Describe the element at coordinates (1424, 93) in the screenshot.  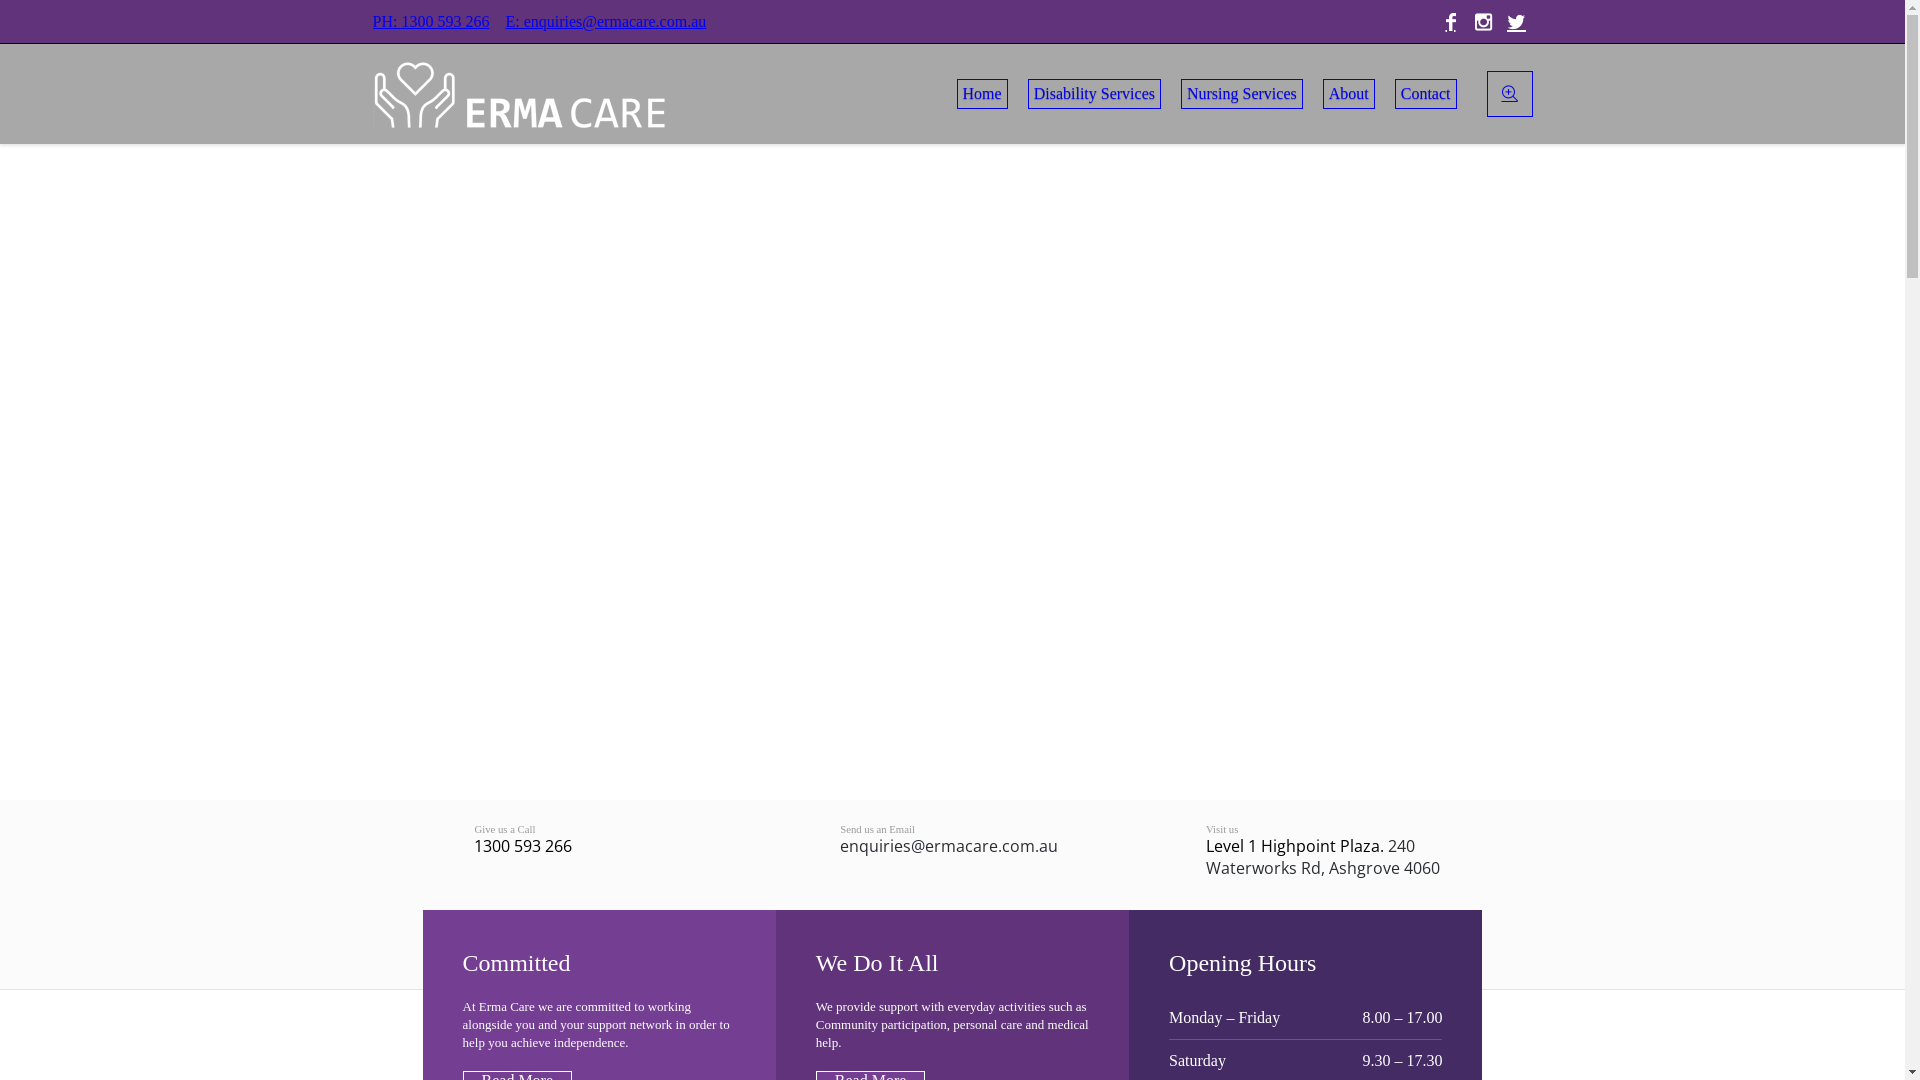
I see `'Contact'` at that location.